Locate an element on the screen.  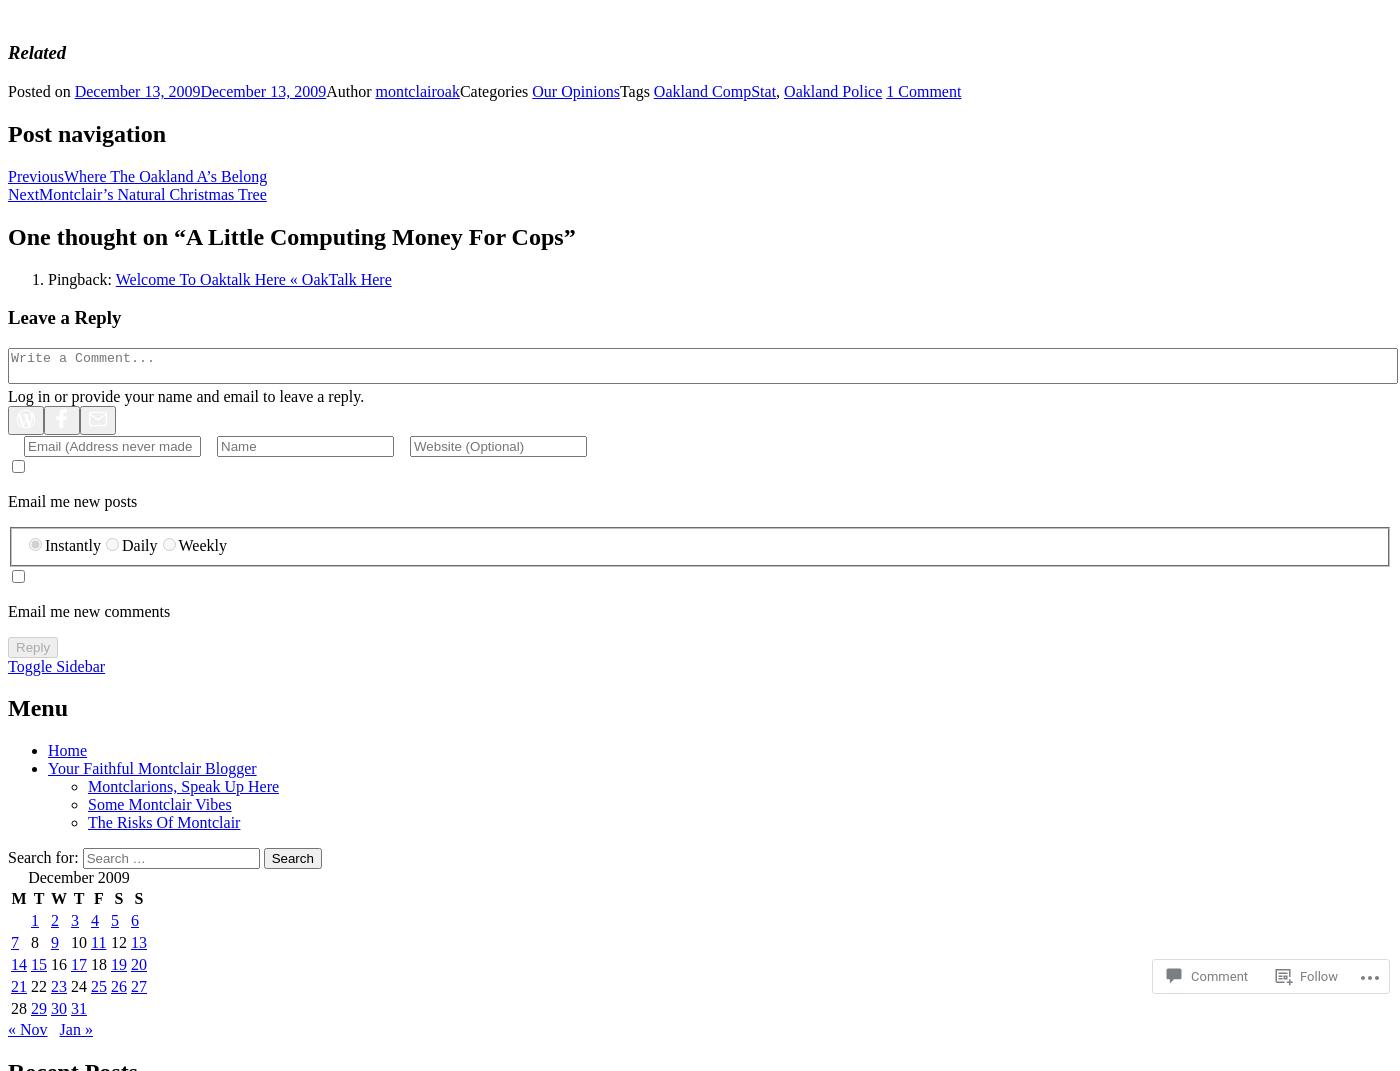
'6' is located at coordinates (134, 919).